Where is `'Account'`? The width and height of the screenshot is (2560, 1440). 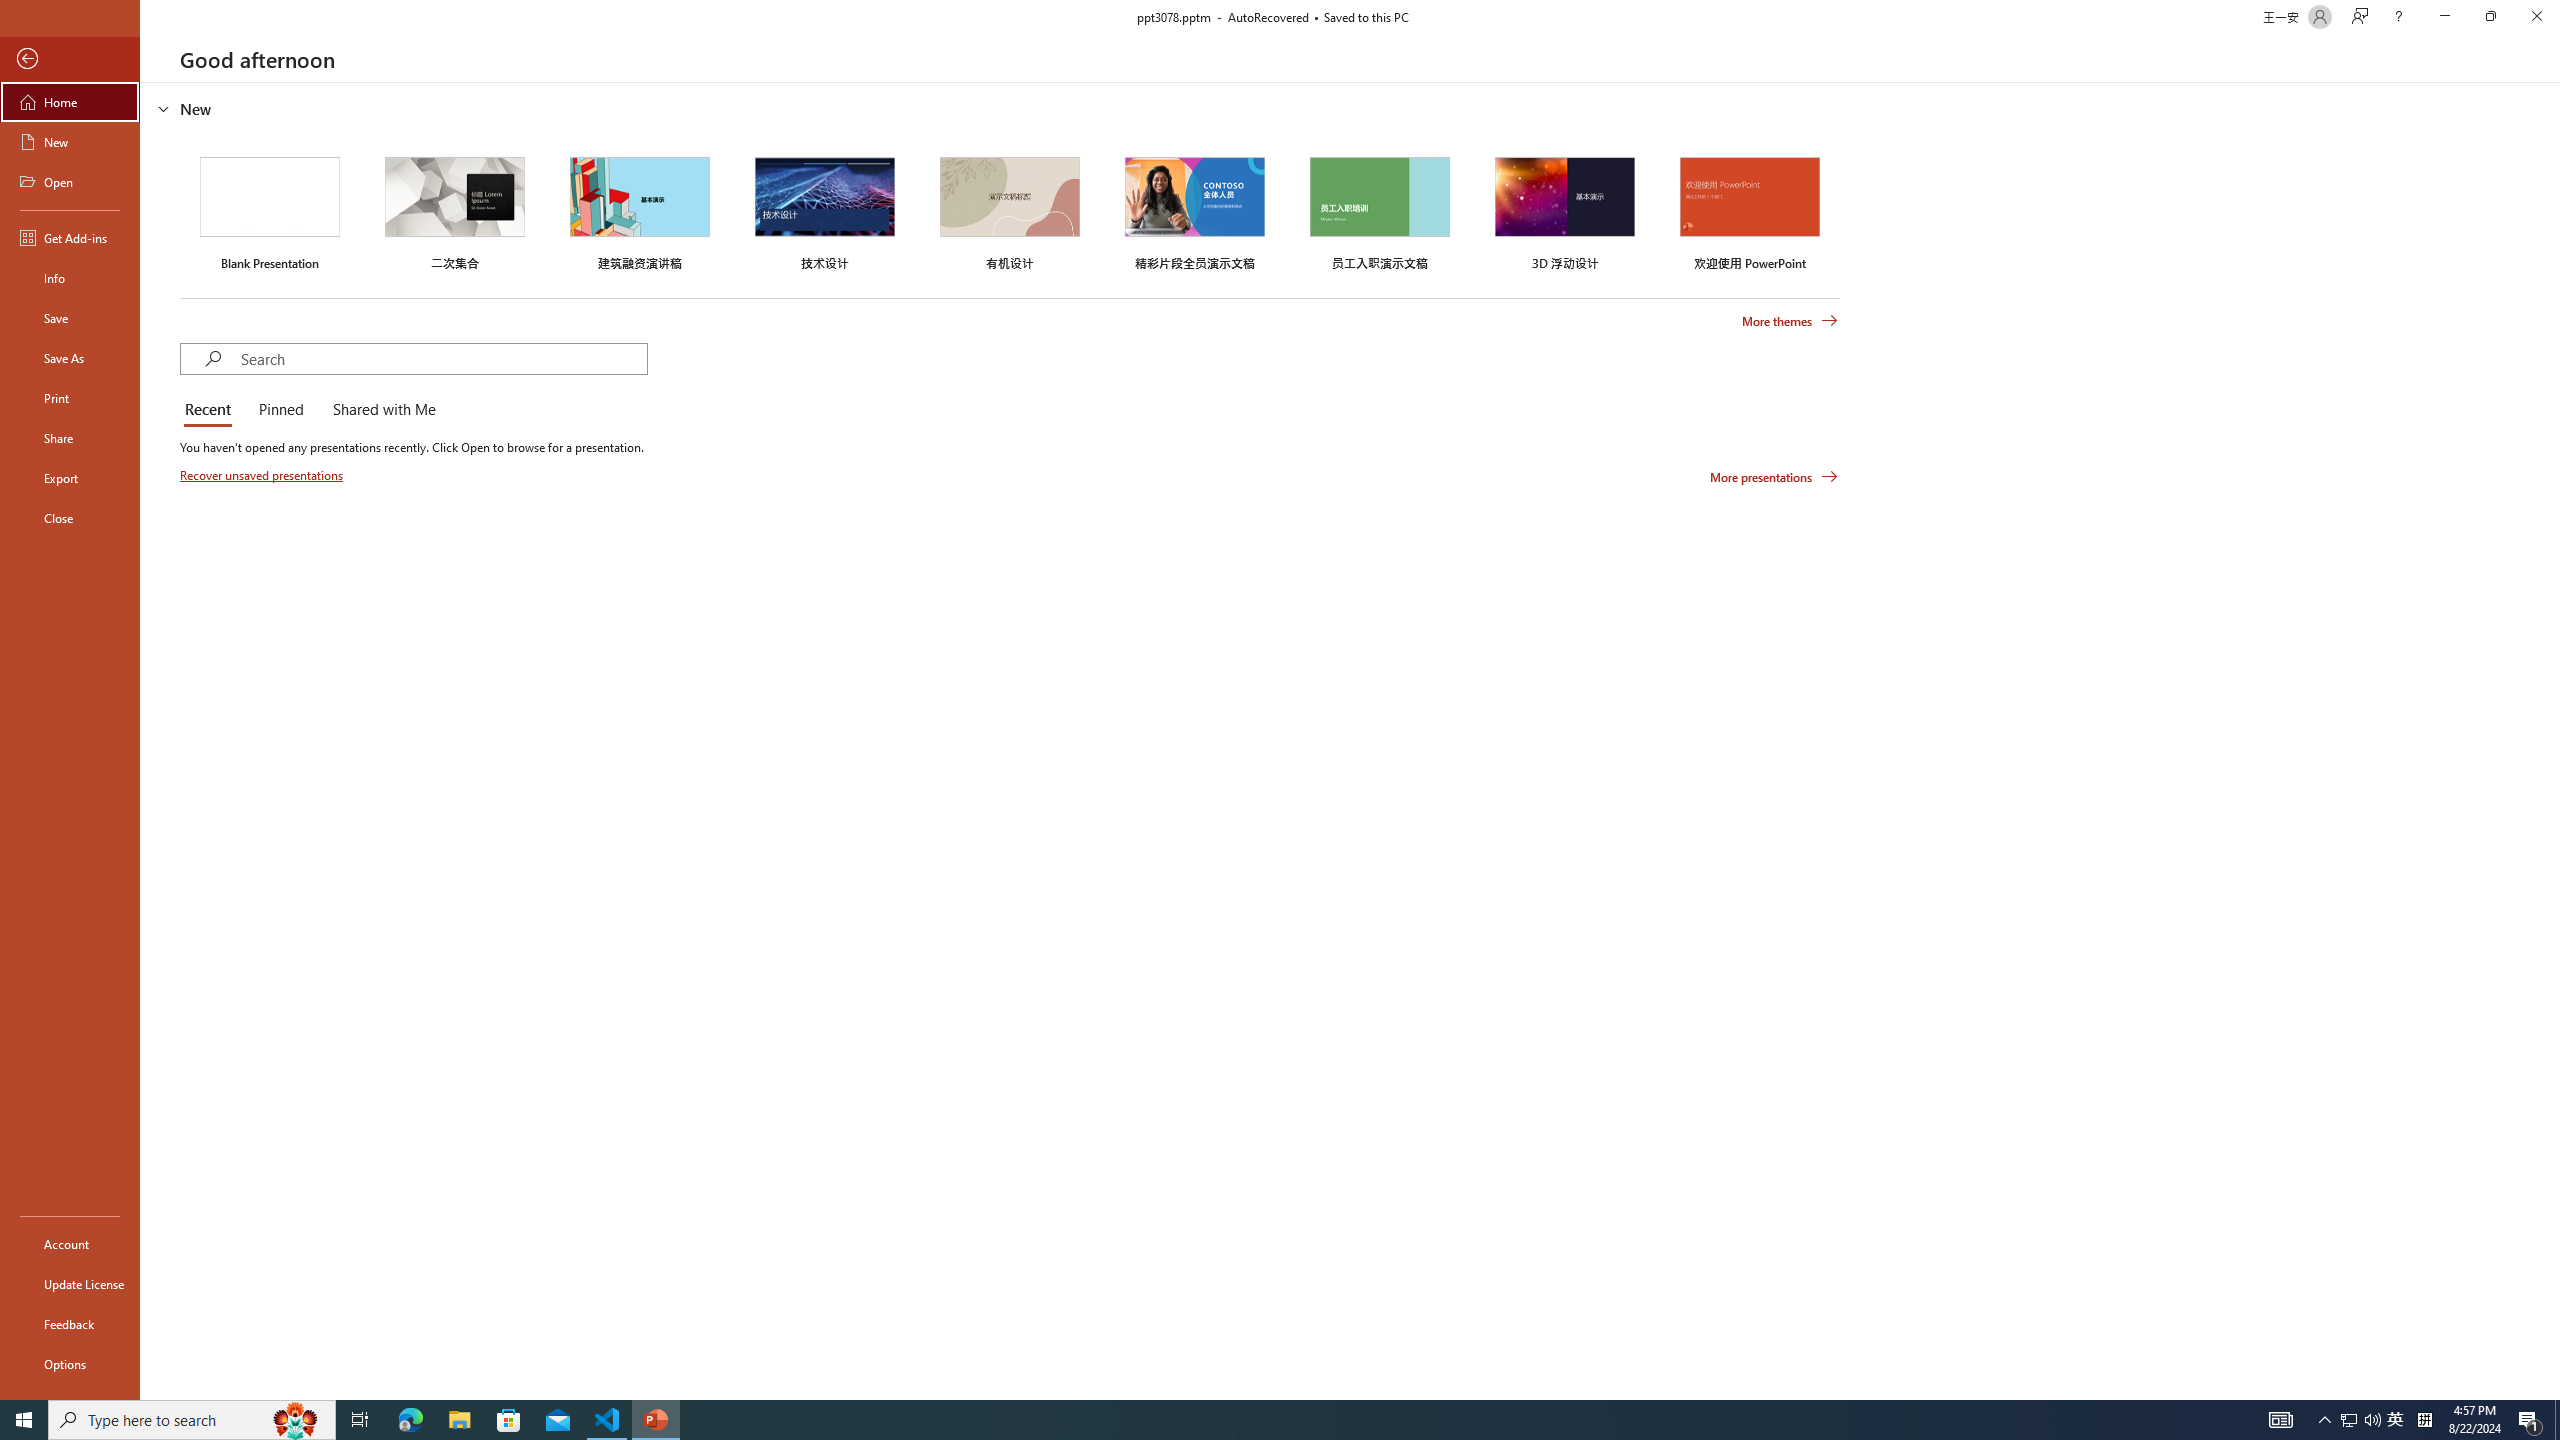
'Account' is located at coordinates (69, 1244).